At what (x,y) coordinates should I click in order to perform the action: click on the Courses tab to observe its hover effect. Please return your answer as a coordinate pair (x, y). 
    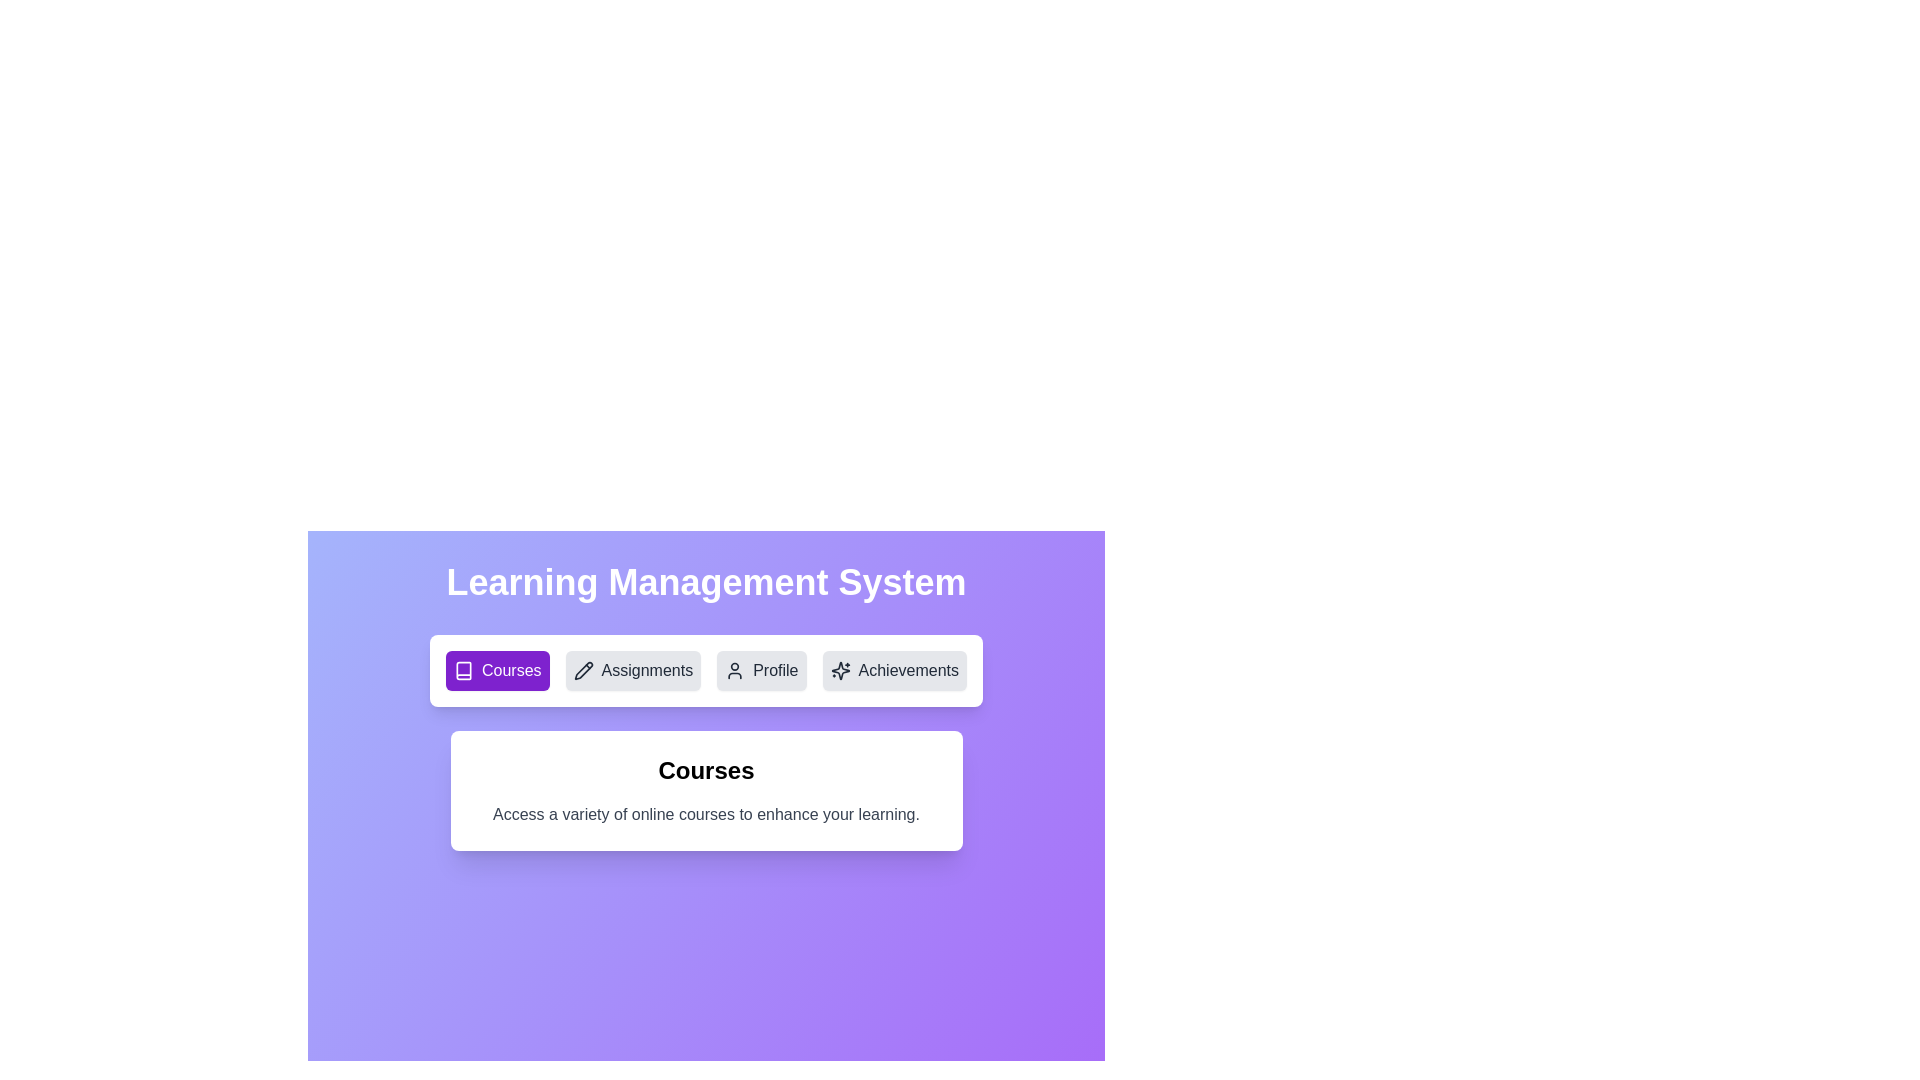
    Looking at the image, I should click on (497, 671).